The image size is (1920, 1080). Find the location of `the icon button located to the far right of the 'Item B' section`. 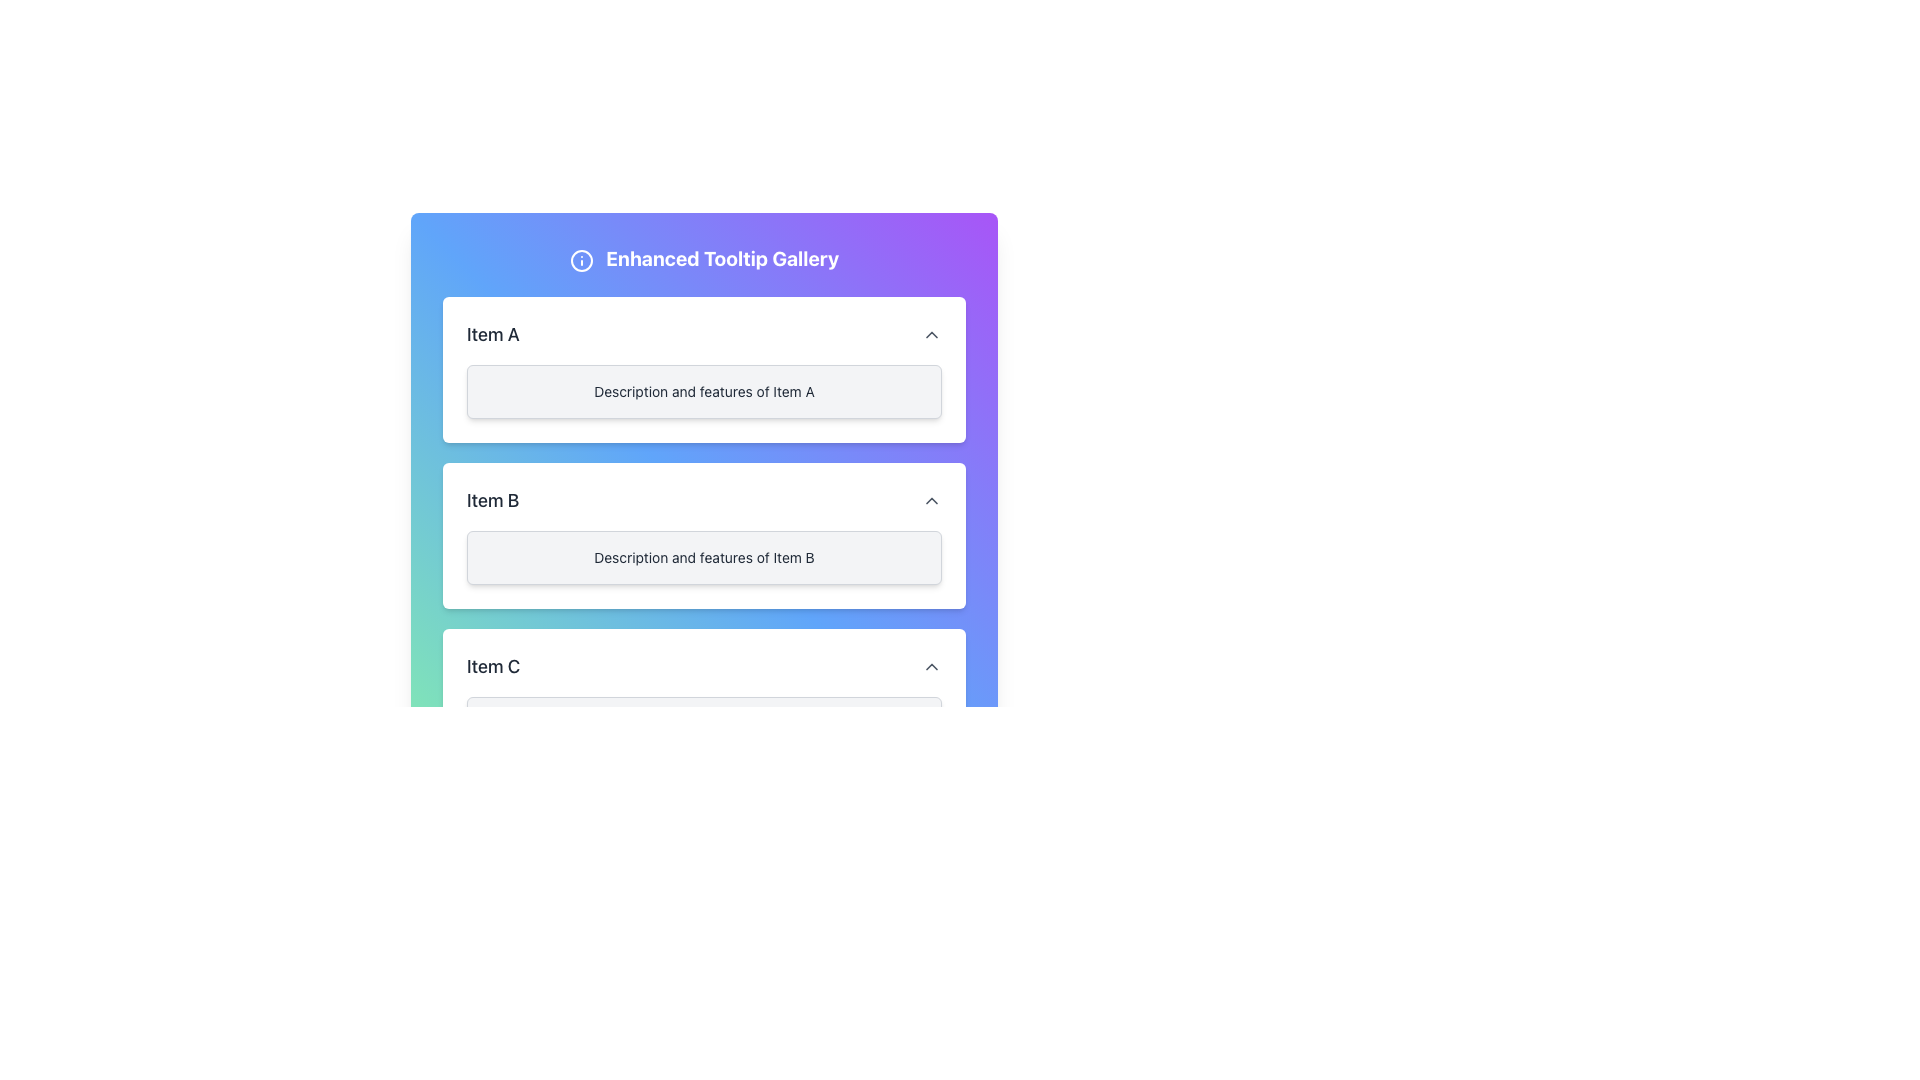

the icon button located to the far right of the 'Item B' section is located at coordinates (930, 500).